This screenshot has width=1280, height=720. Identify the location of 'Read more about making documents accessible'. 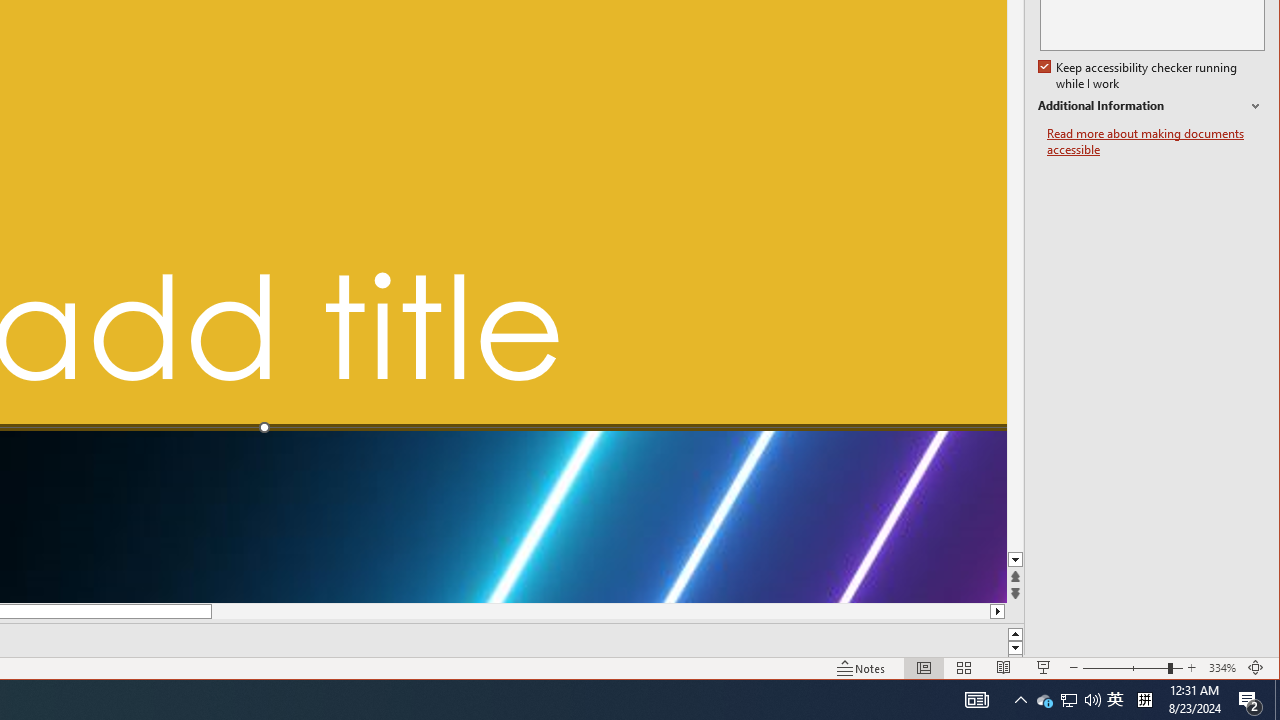
(1155, 141).